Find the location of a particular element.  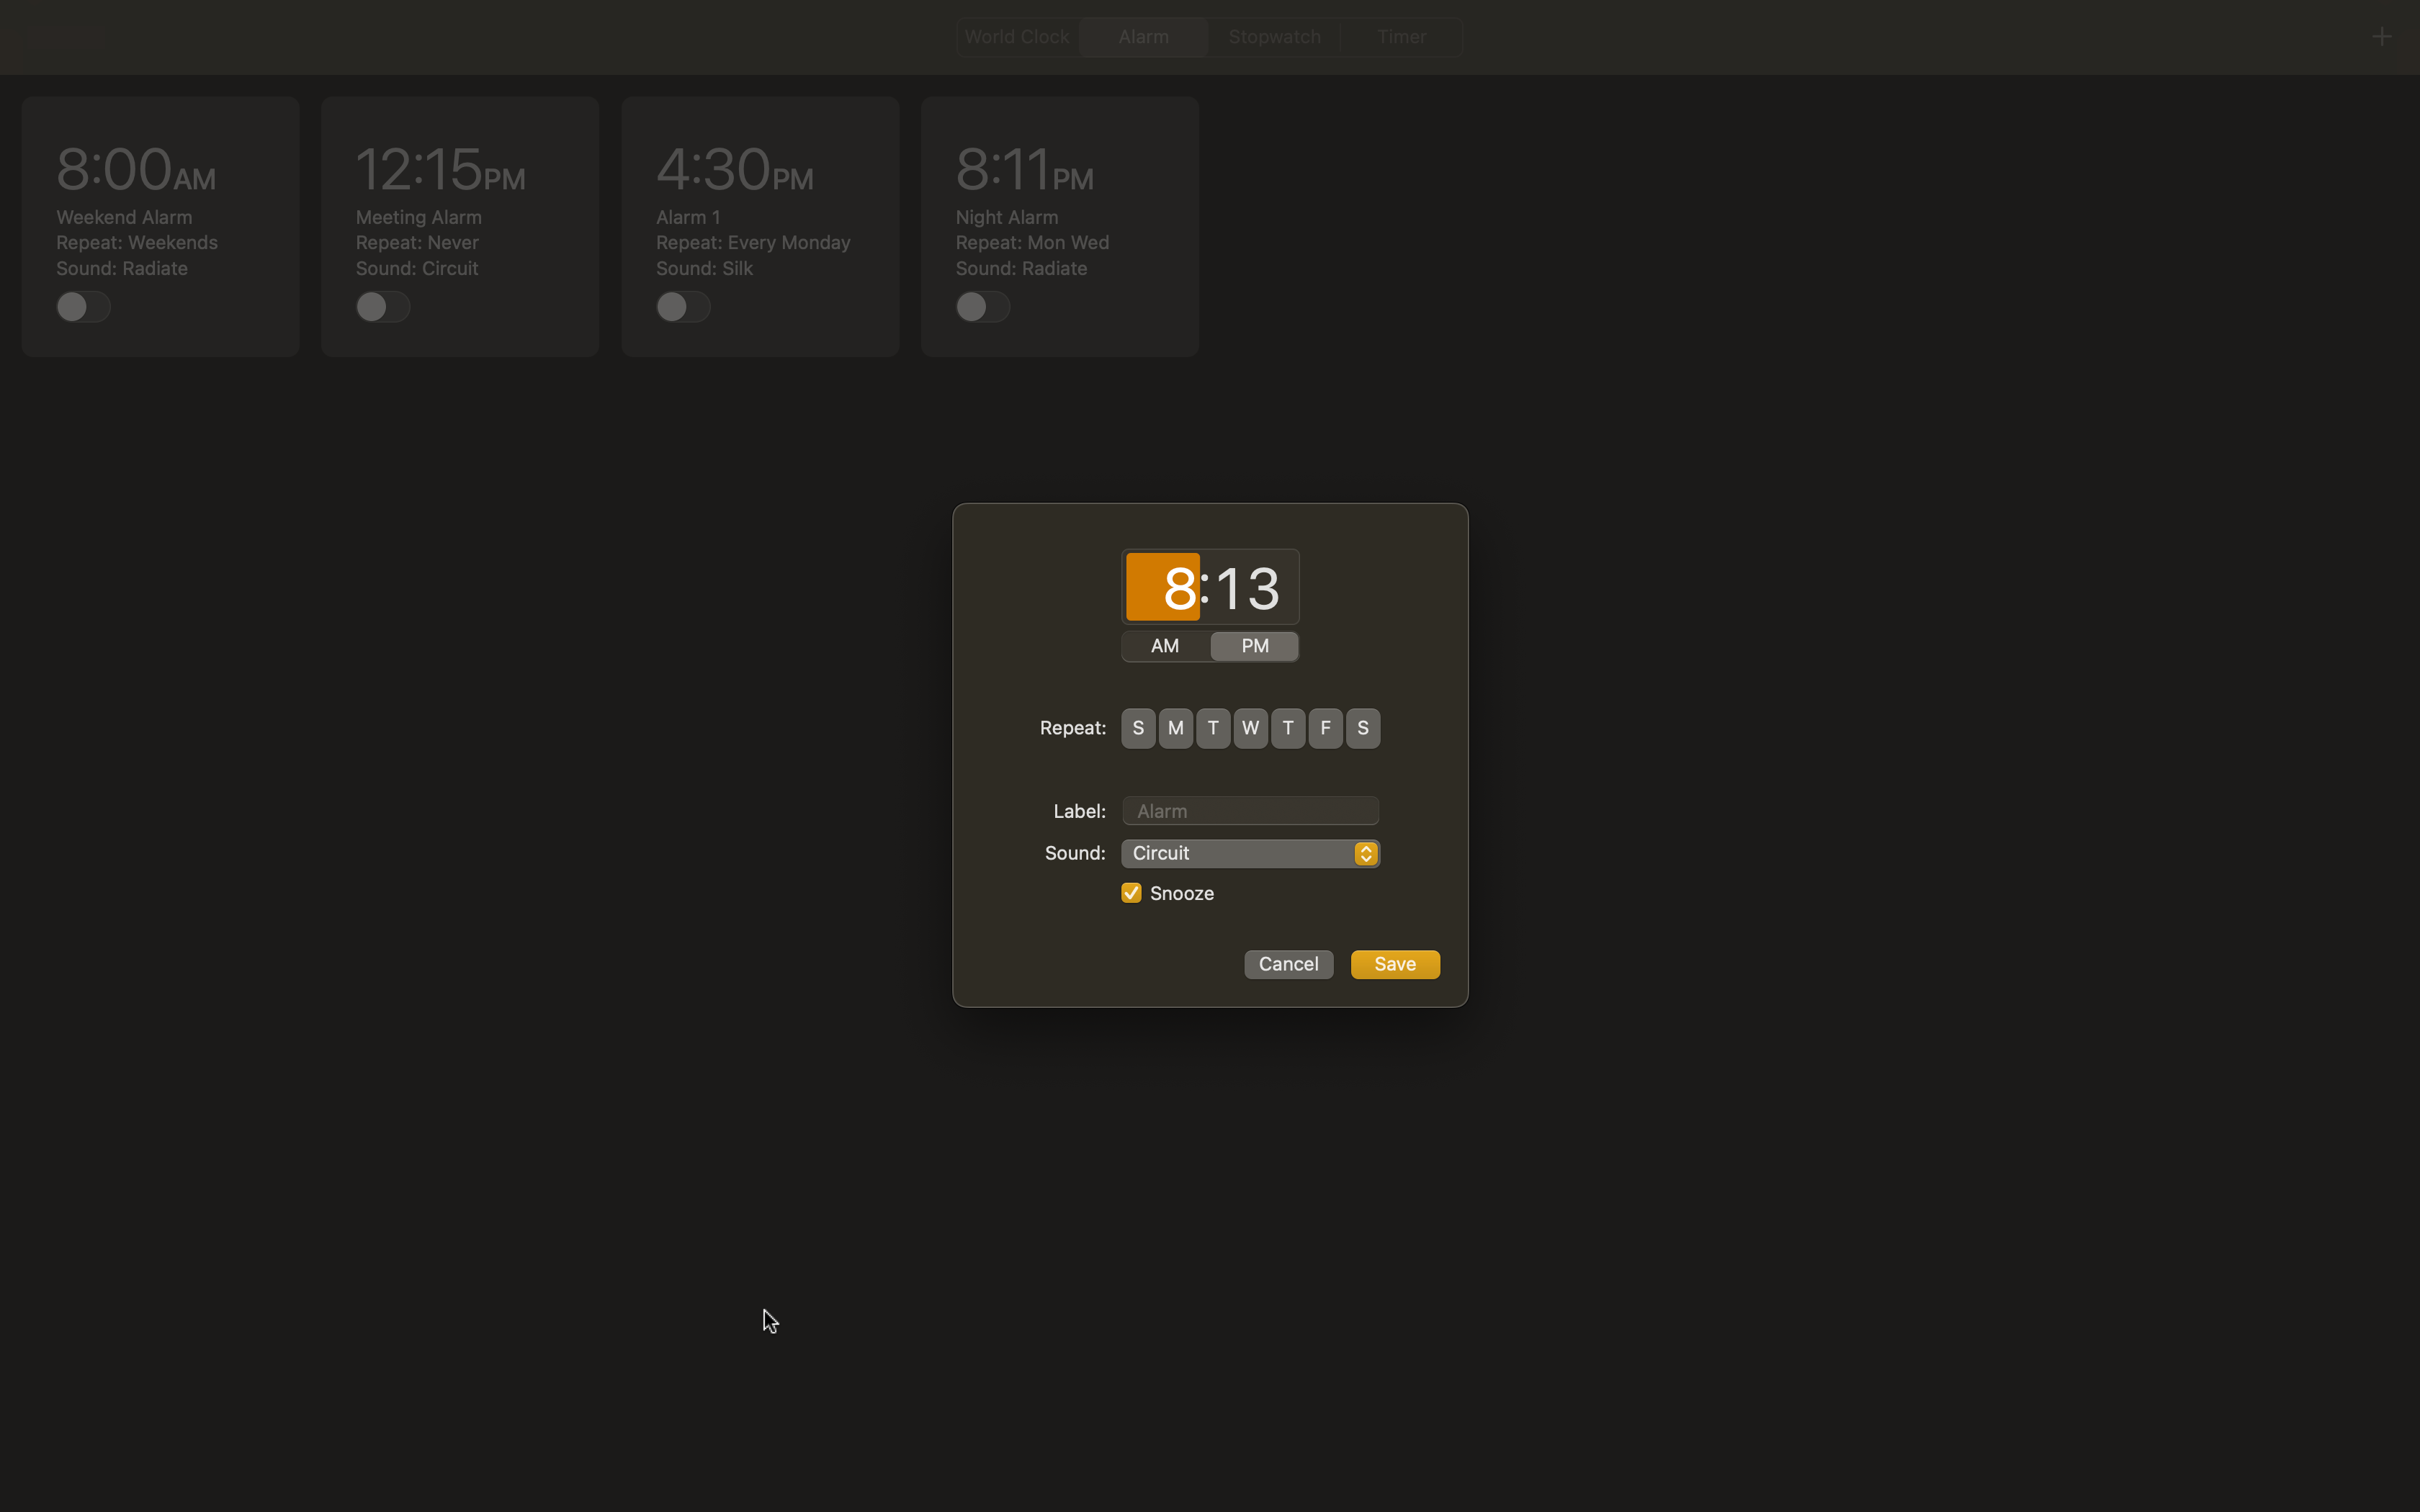

recurring daily alarm is located at coordinates (1137, 727).